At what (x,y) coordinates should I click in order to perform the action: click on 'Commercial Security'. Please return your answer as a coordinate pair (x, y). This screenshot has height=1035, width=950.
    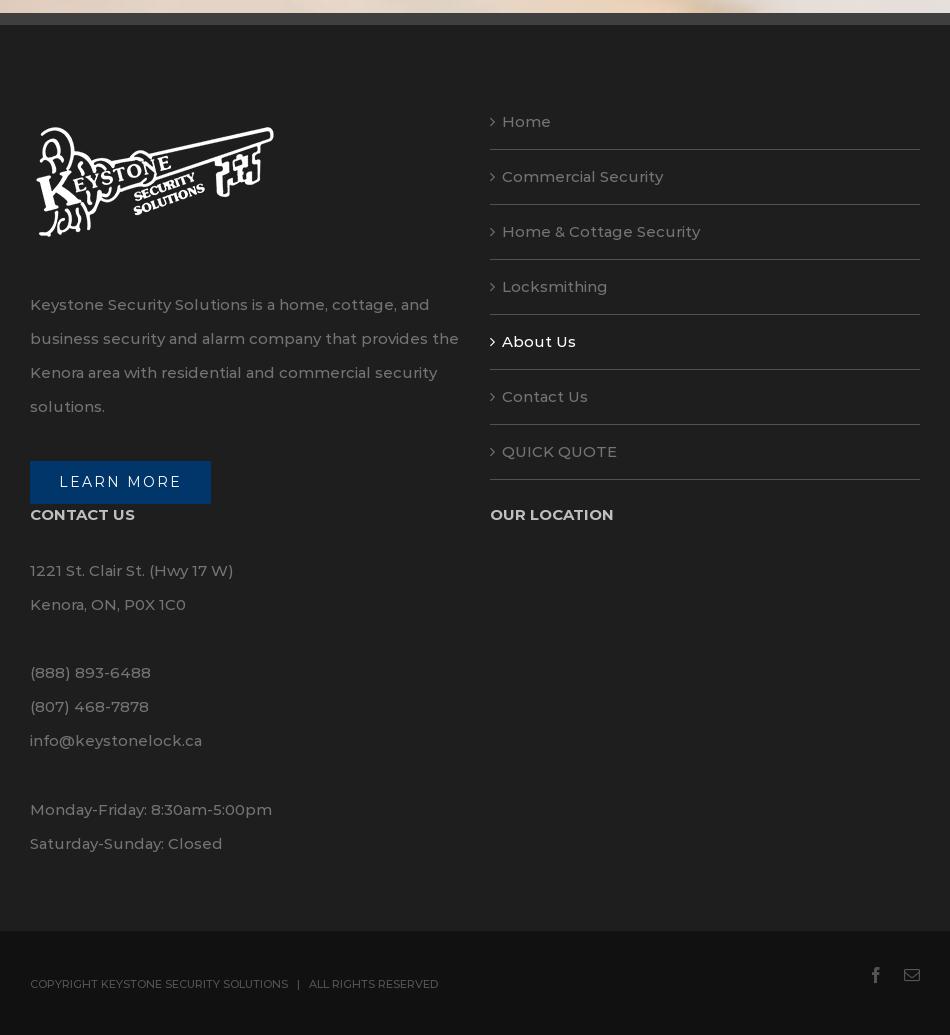
    Looking at the image, I should click on (582, 175).